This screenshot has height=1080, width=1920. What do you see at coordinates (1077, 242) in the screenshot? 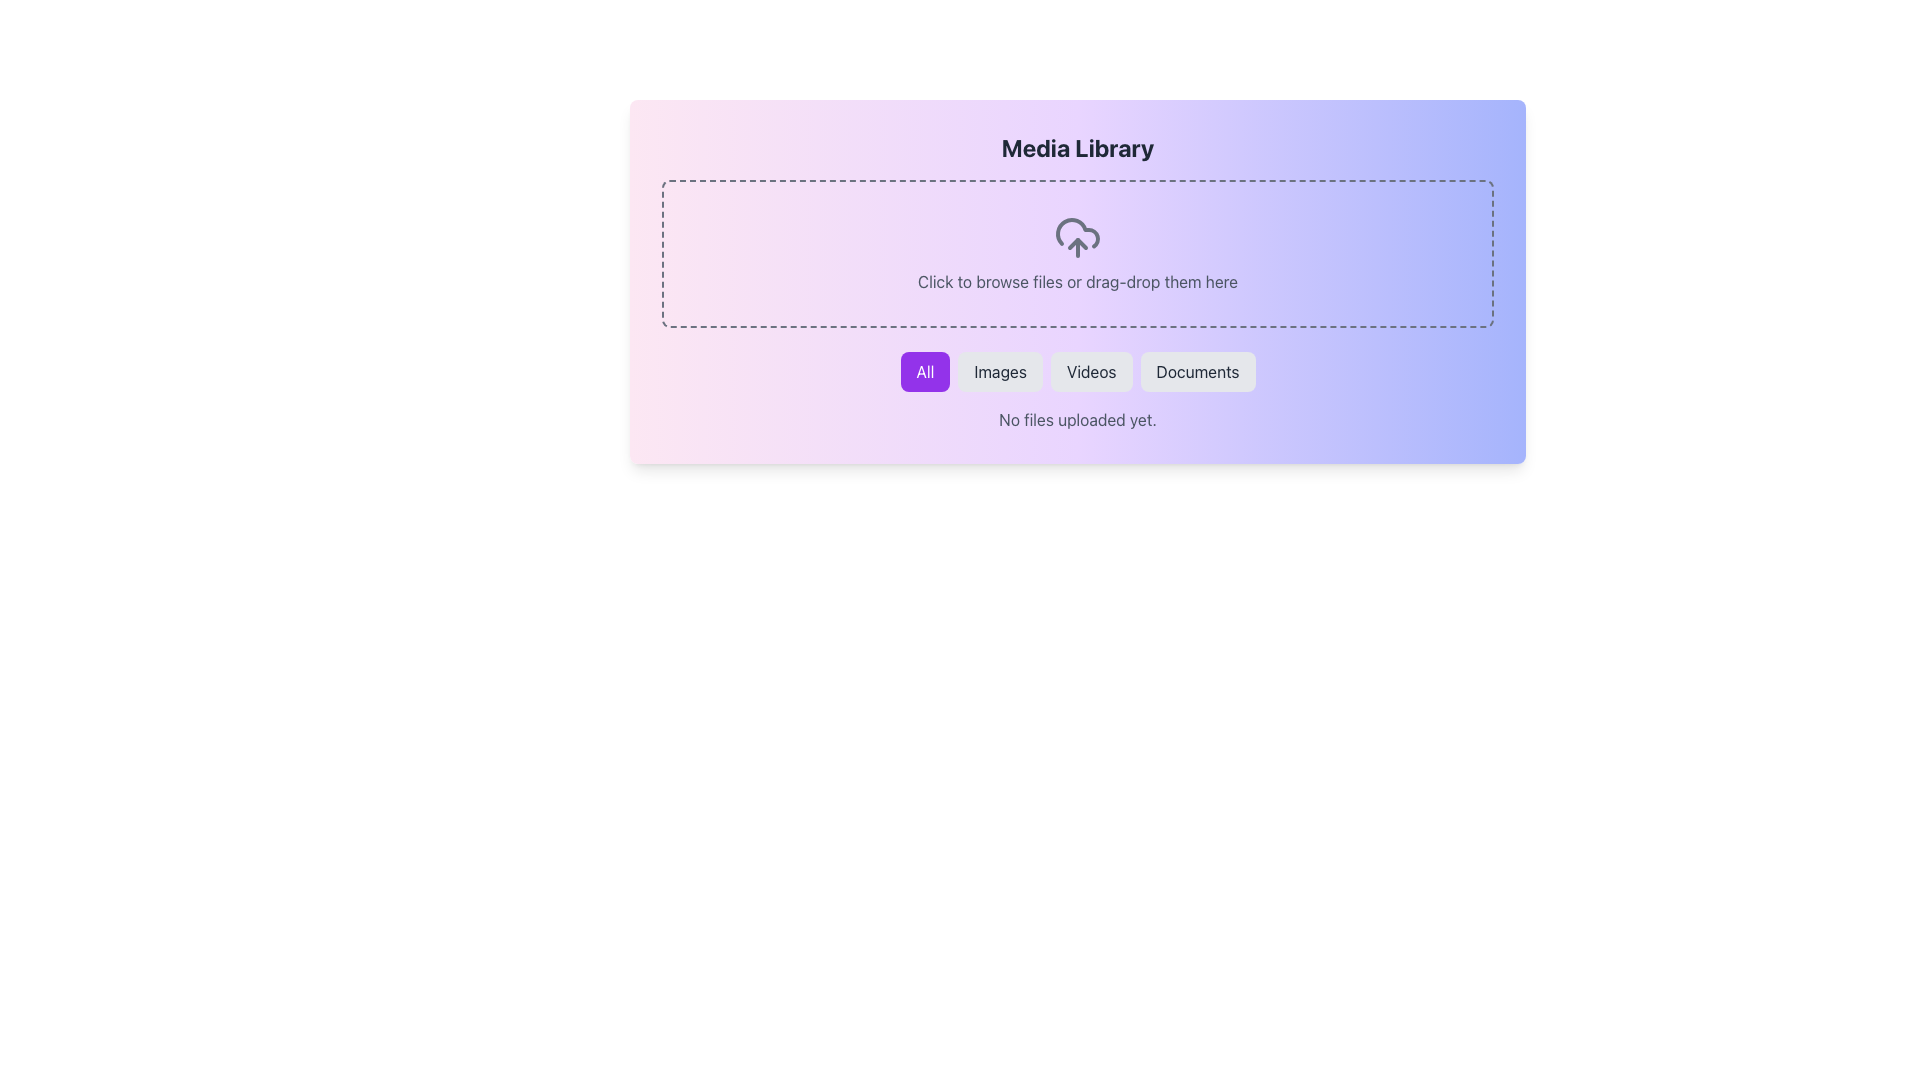
I see `the upward arrow icon indicating file upload functionality within the cloud icon` at bounding box center [1077, 242].